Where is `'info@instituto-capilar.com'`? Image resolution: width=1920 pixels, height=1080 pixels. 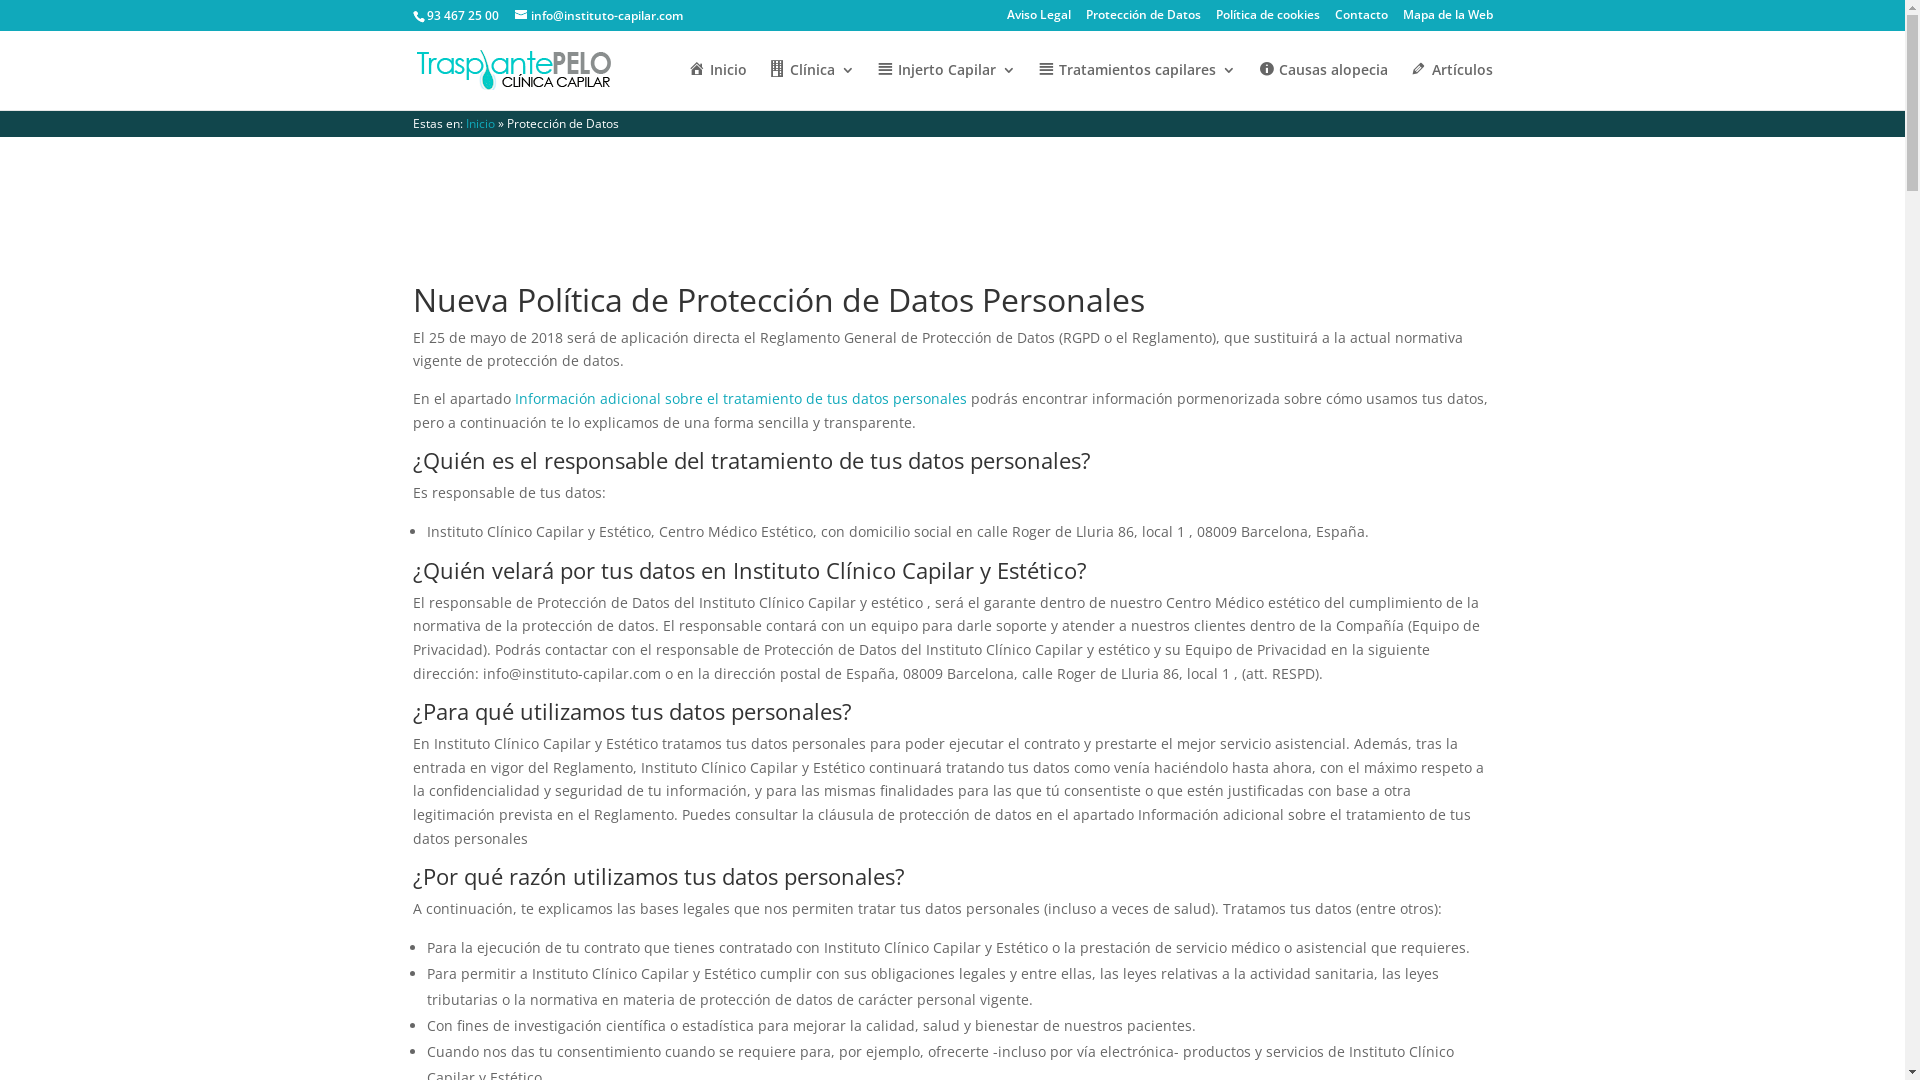
'info@instituto-capilar.com' is located at coordinates (597, 15).